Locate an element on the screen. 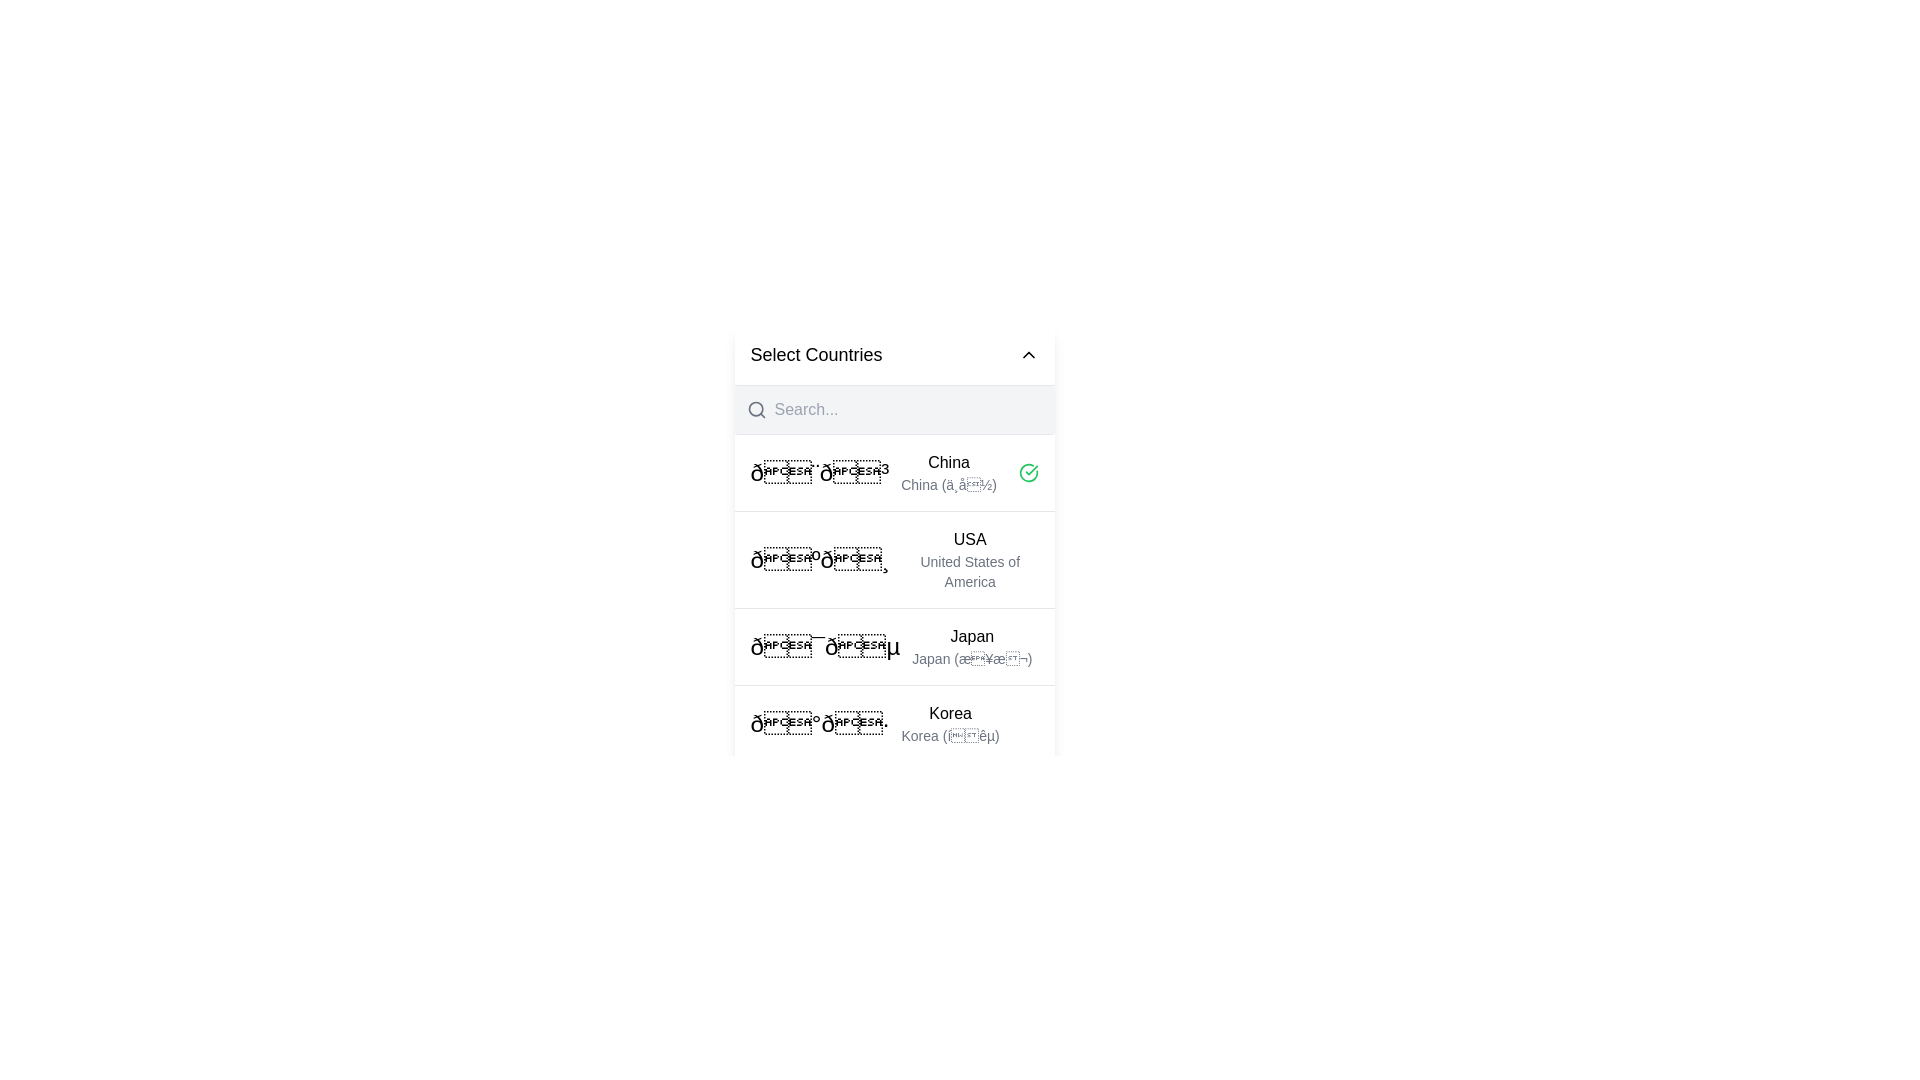 The height and width of the screenshot is (1080, 1920). the text block displaying 'China' and 'China (ä¸­å›½)' is located at coordinates (948, 473).